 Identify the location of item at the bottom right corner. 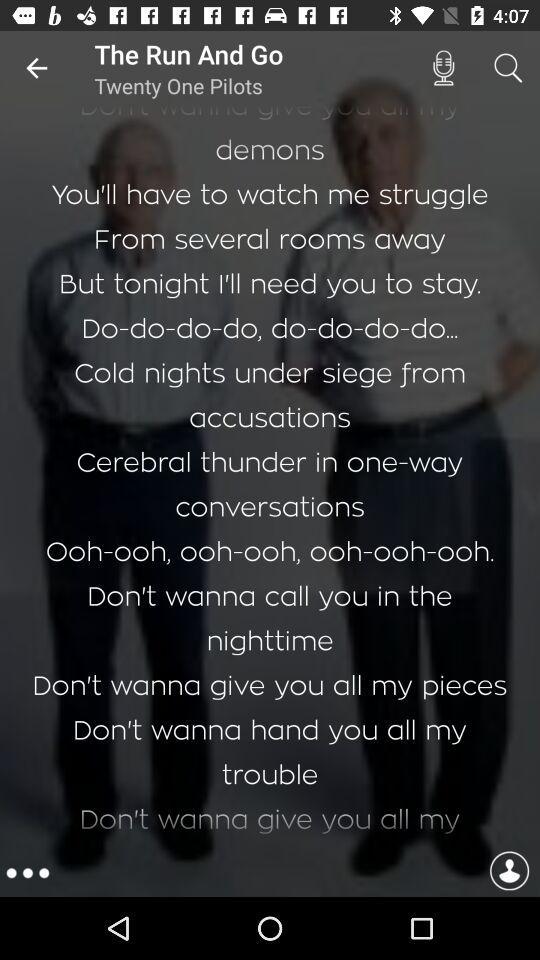
(509, 872).